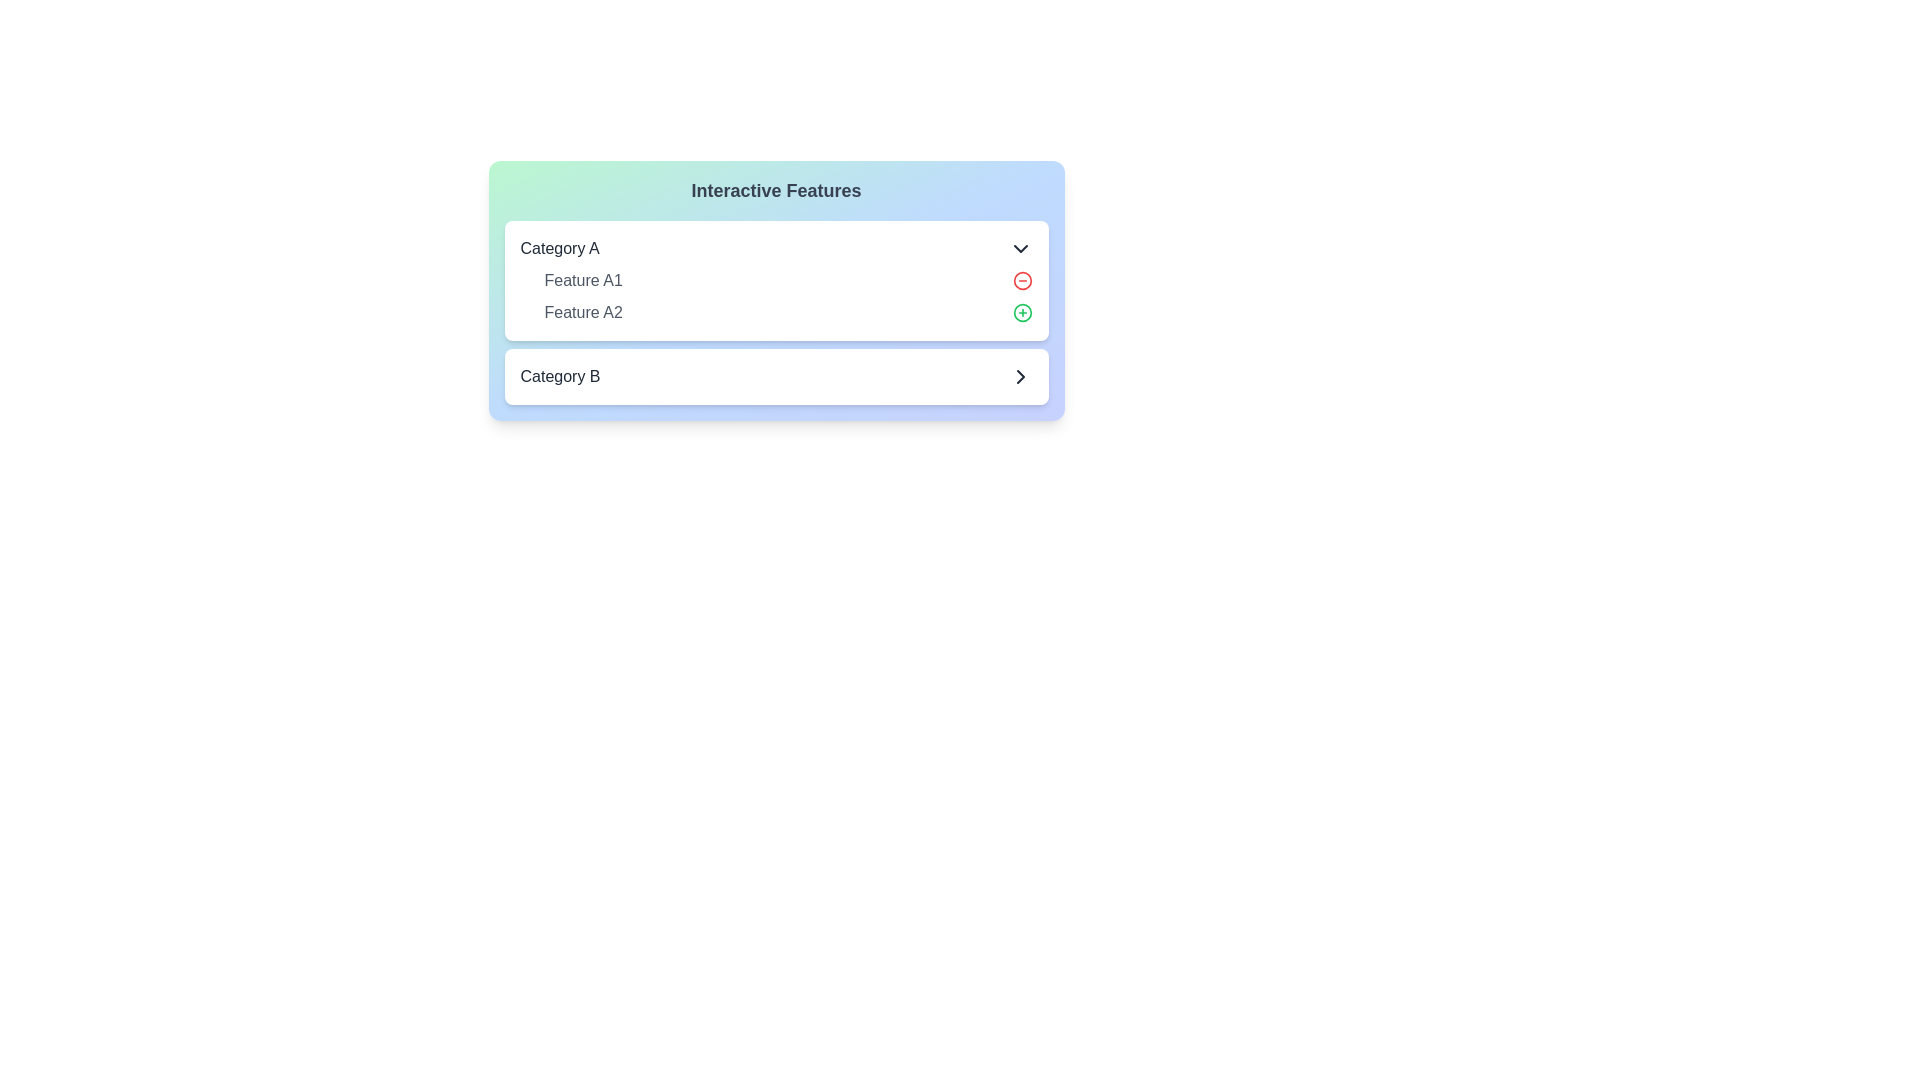  What do you see at coordinates (1022, 281) in the screenshot?
I see `the minus icon located in the top-right corner of the list item labeled 'Feature A1' in the 'Category A' section of the 'Interactive Features' UI panel` at bounding box center [1022, 281].